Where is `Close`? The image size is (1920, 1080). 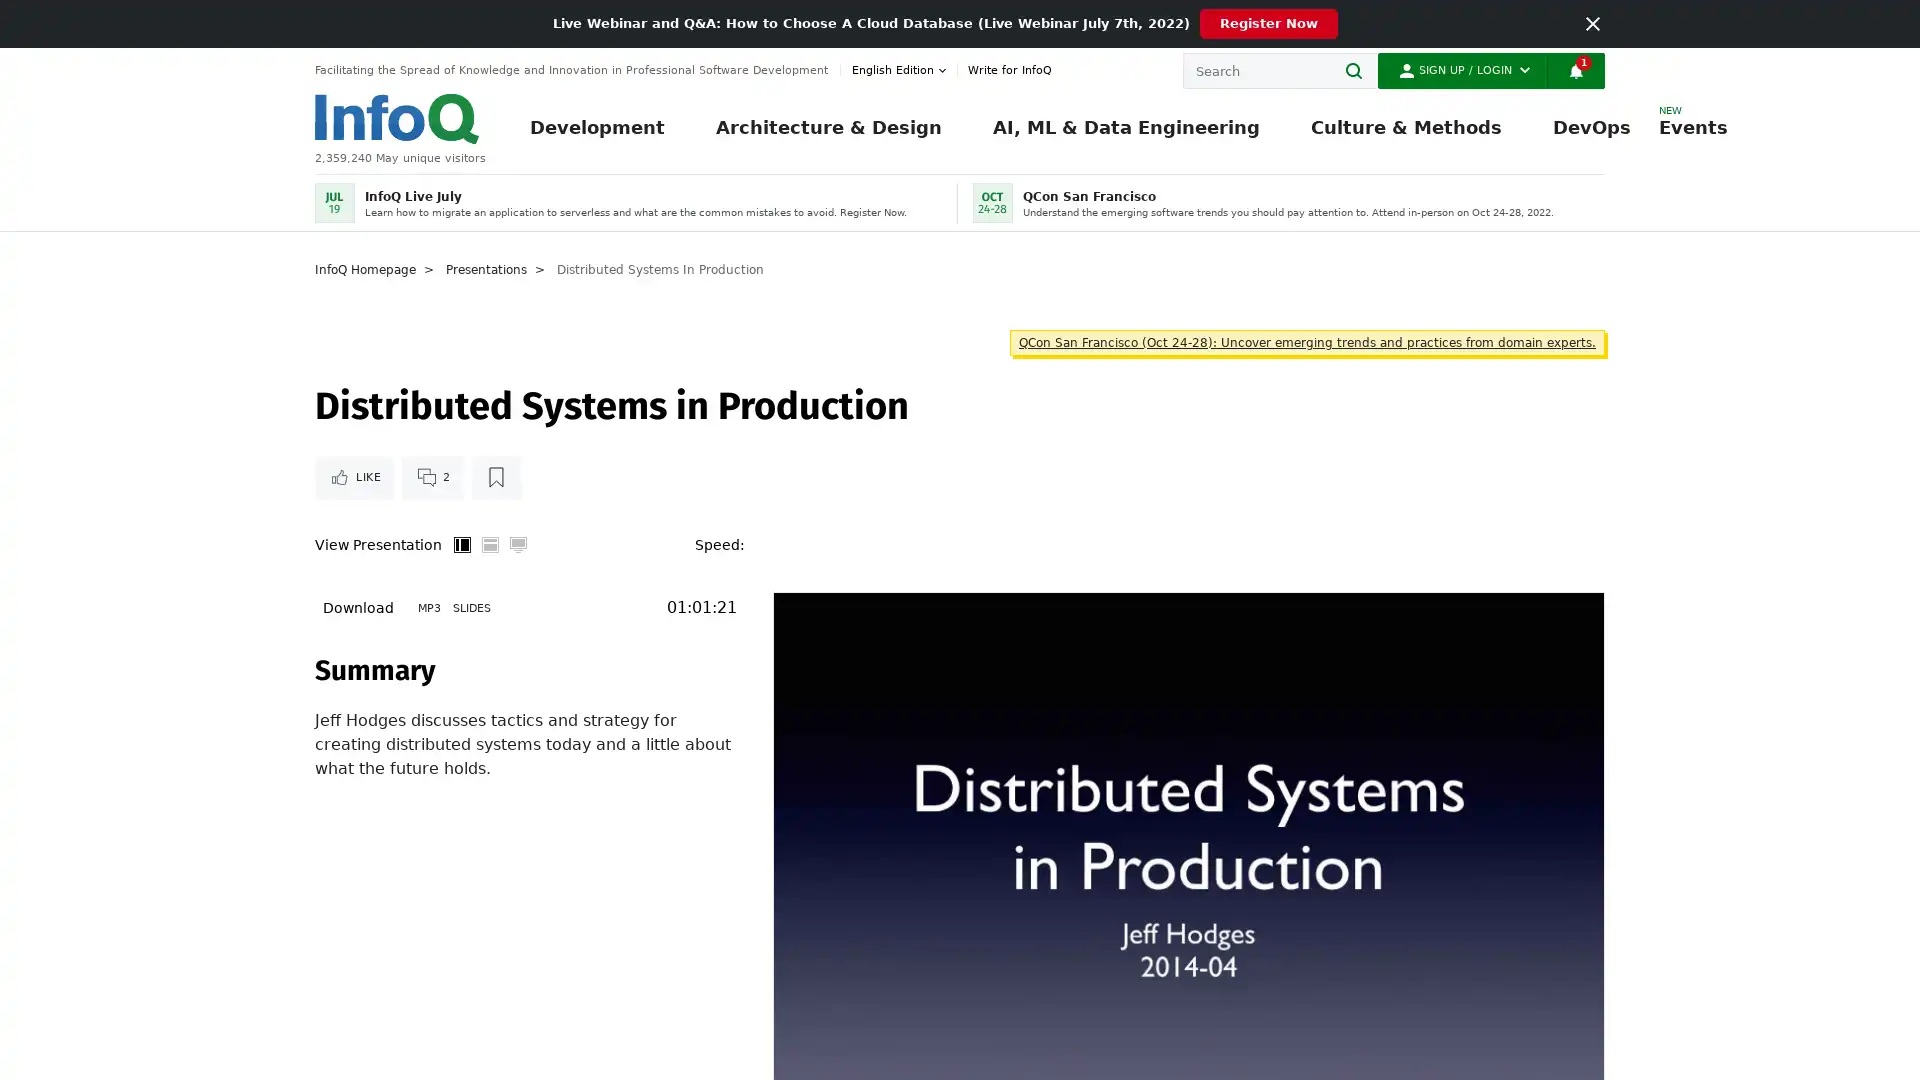 Close is located at coordinates (1592, 23).